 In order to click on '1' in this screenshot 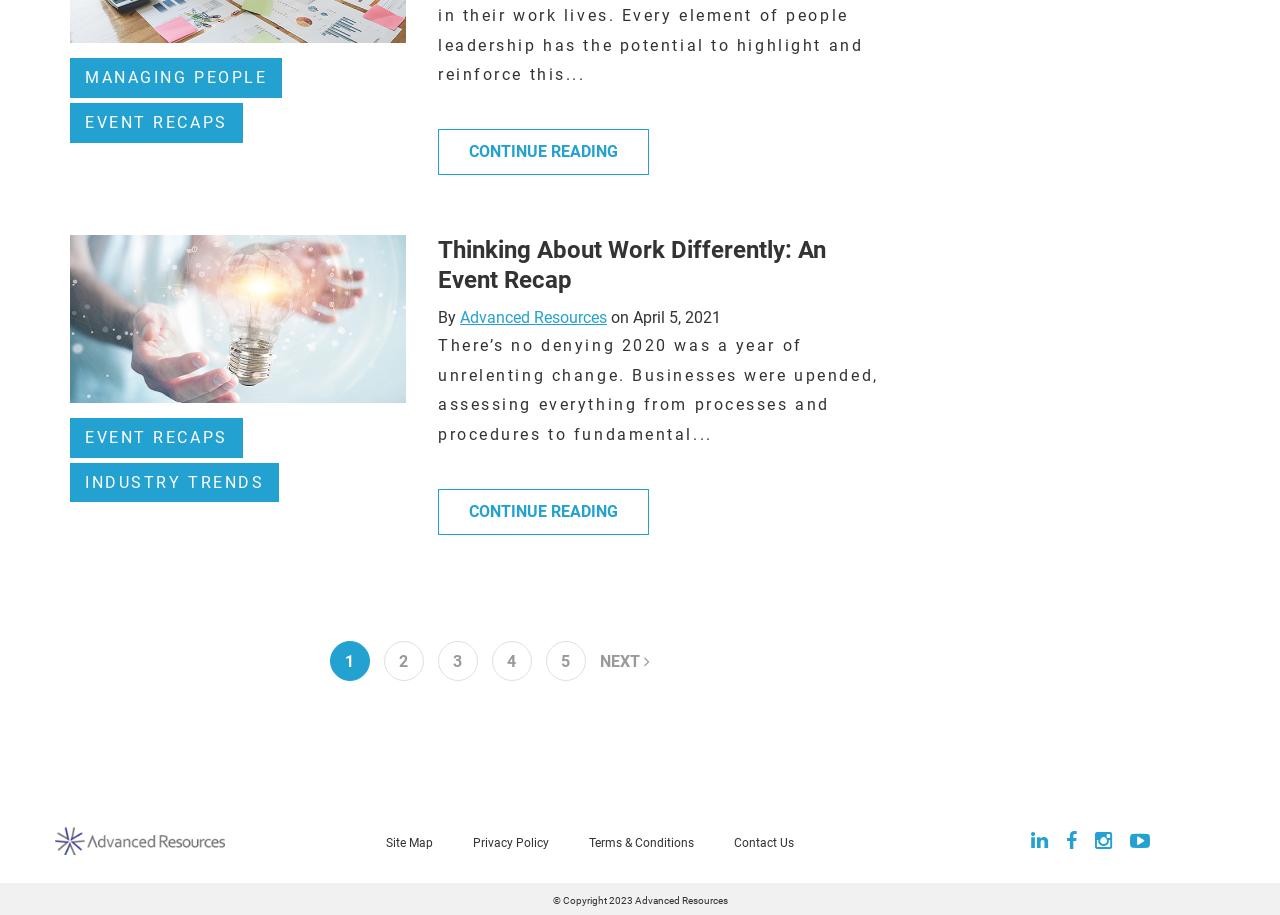, I will do `click(349, 660)`.